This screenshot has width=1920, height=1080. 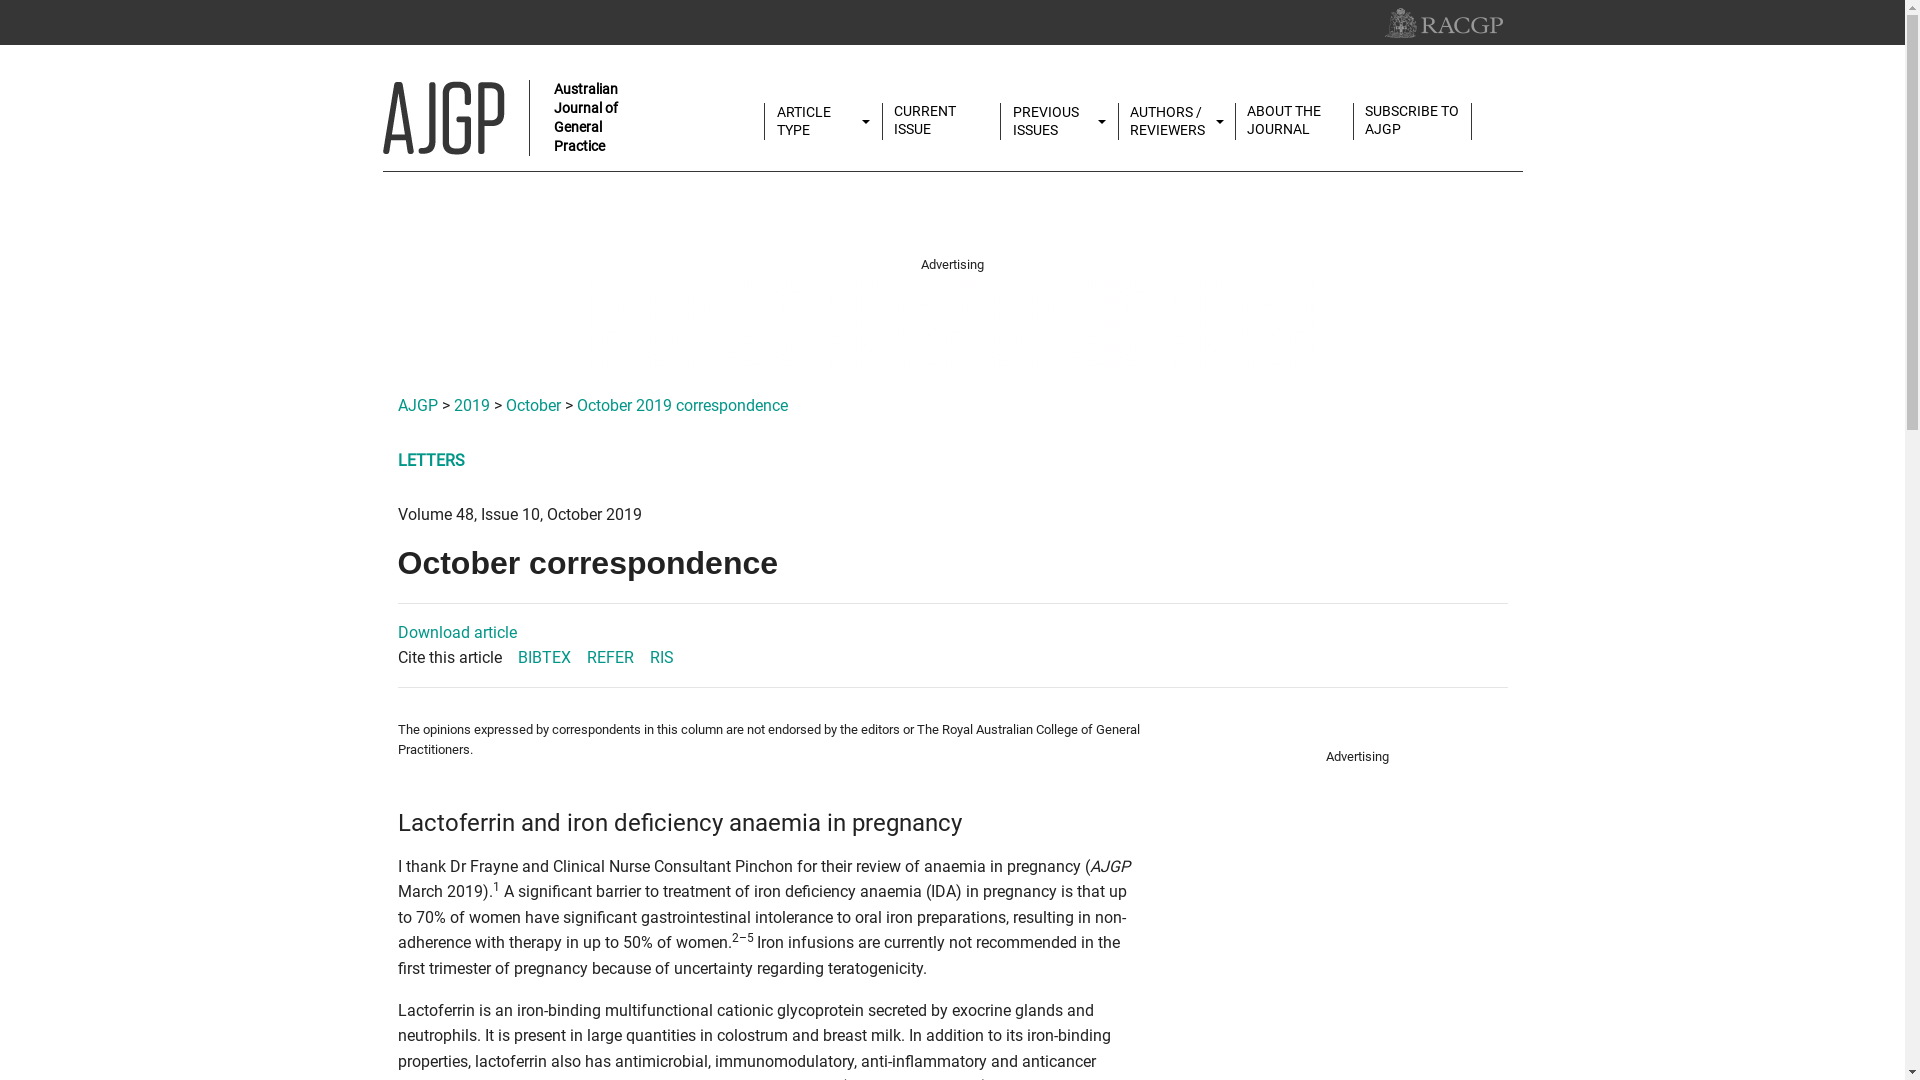 What do you see at coordinates (1117, 121) in the screenshot?
I see `'AUTHORS / REVIEWERS'` at bounding box center [1117, 121].